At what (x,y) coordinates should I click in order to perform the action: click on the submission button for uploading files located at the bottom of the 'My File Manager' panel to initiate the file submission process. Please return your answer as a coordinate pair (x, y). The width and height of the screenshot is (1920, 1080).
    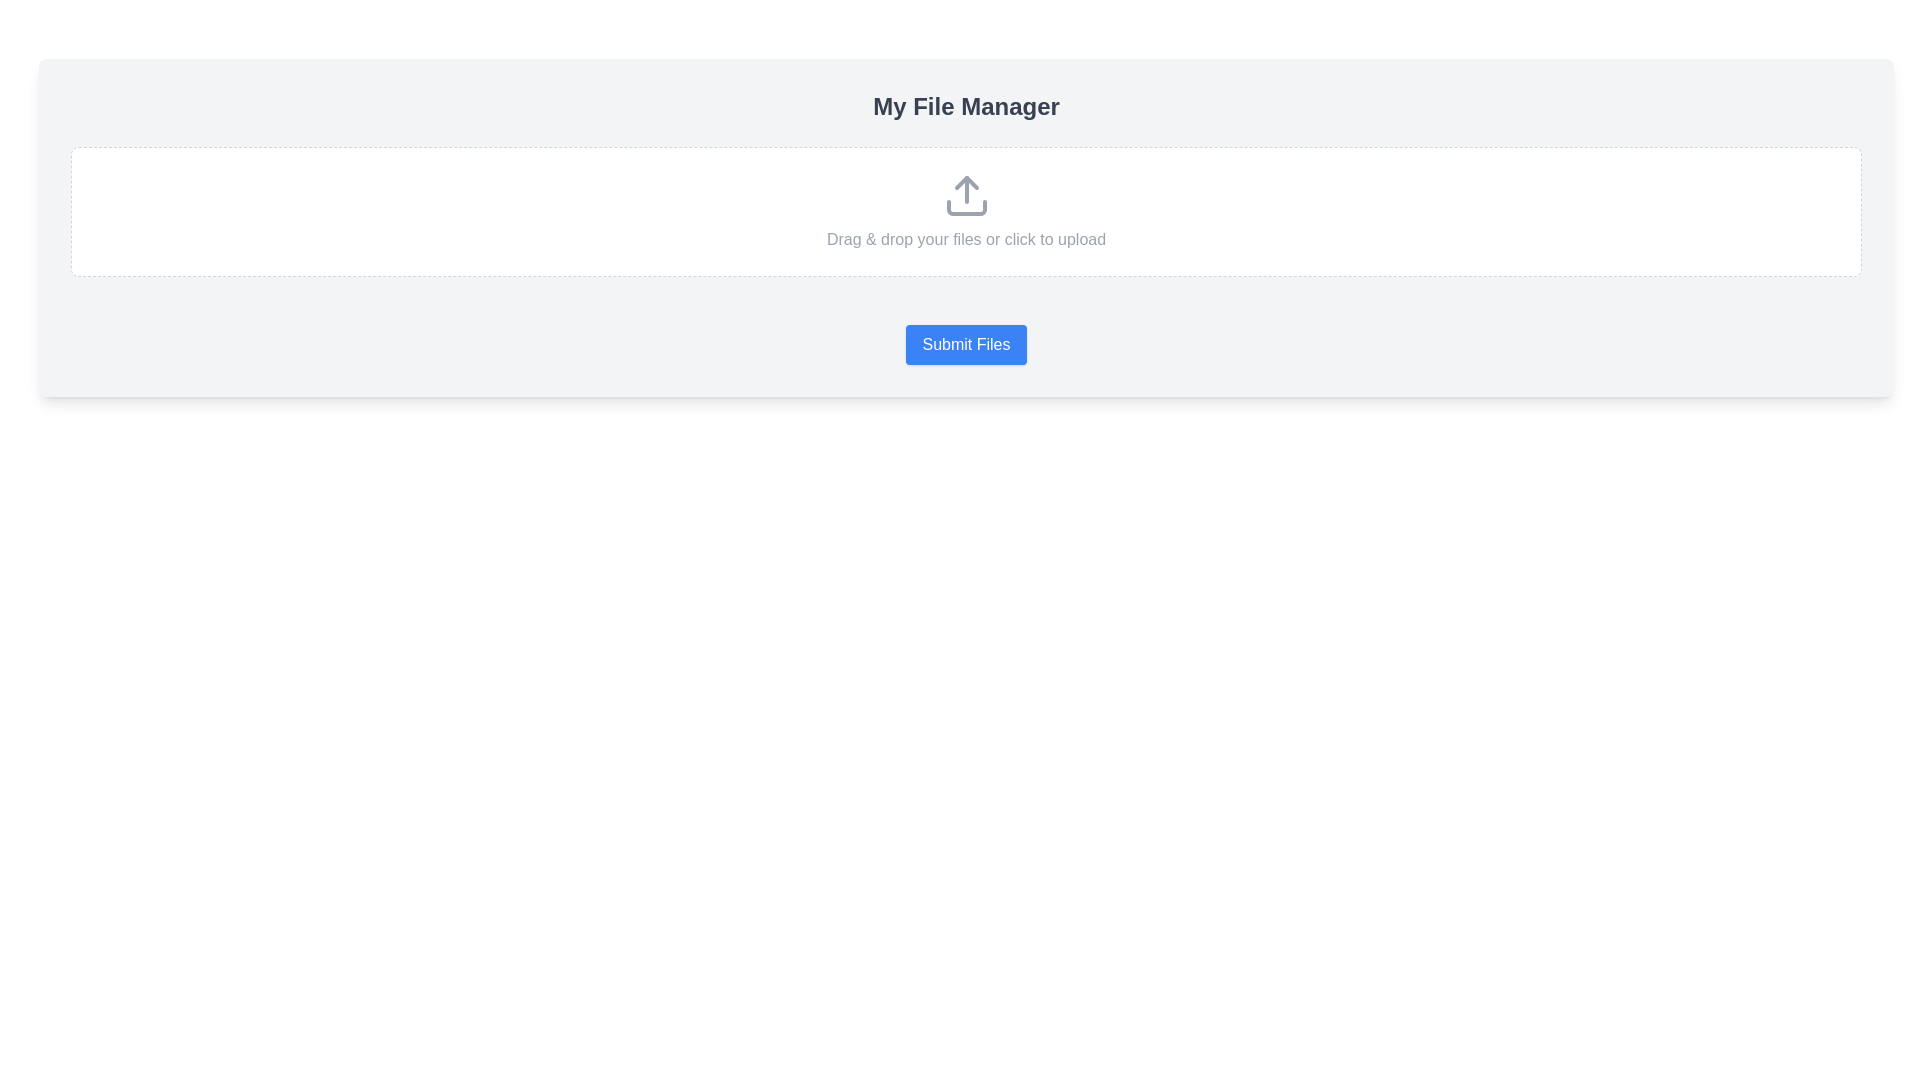
    Looking at the image, I should click on (966, 343).